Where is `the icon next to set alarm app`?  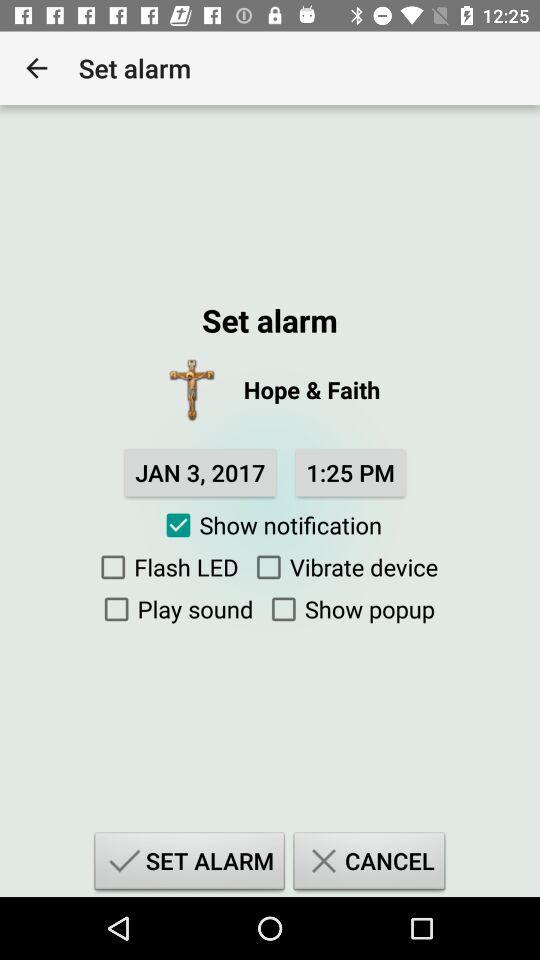 the icon next to set alarm app is located at coordinates (36, 68).